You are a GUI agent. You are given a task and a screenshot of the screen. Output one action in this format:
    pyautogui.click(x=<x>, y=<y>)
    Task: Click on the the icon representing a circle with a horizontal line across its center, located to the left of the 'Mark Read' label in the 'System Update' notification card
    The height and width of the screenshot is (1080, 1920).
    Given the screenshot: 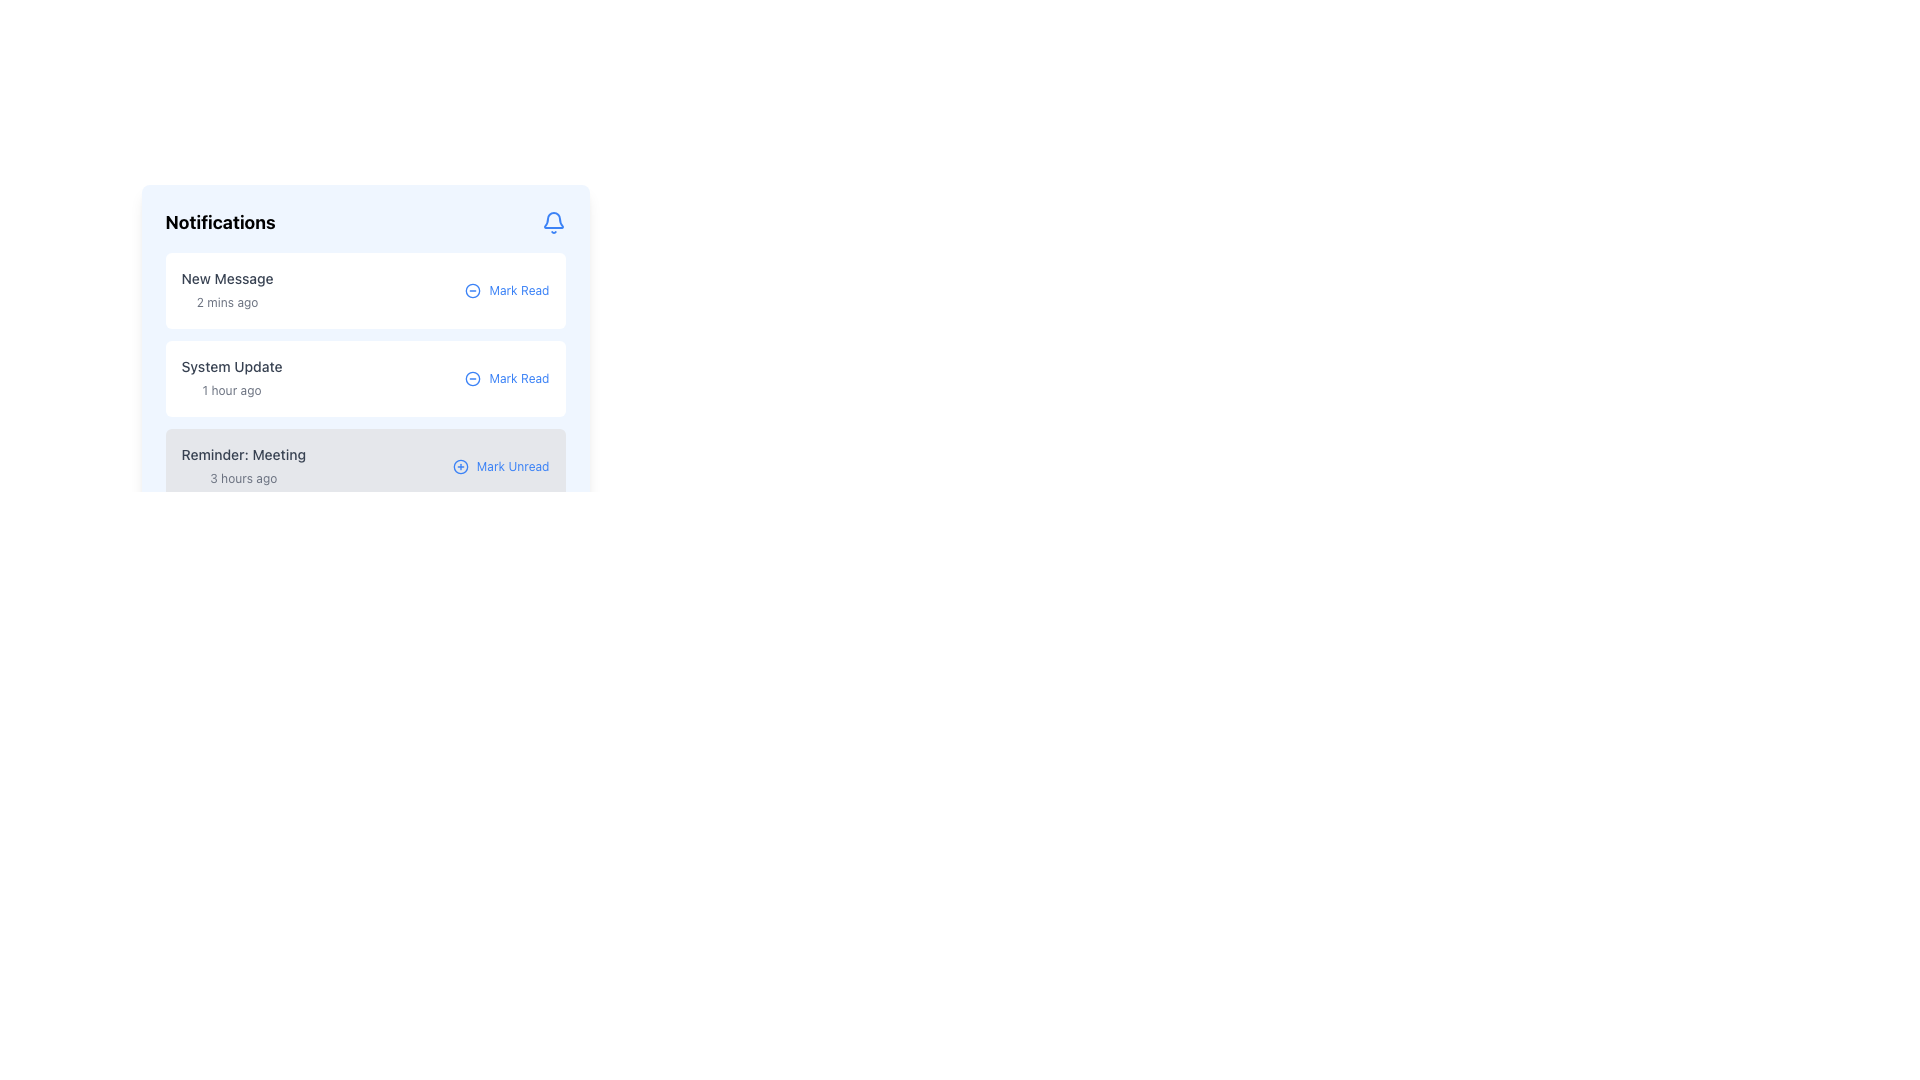 What is the action you would take?
    pyautogui.click(x=472, y=378)
    